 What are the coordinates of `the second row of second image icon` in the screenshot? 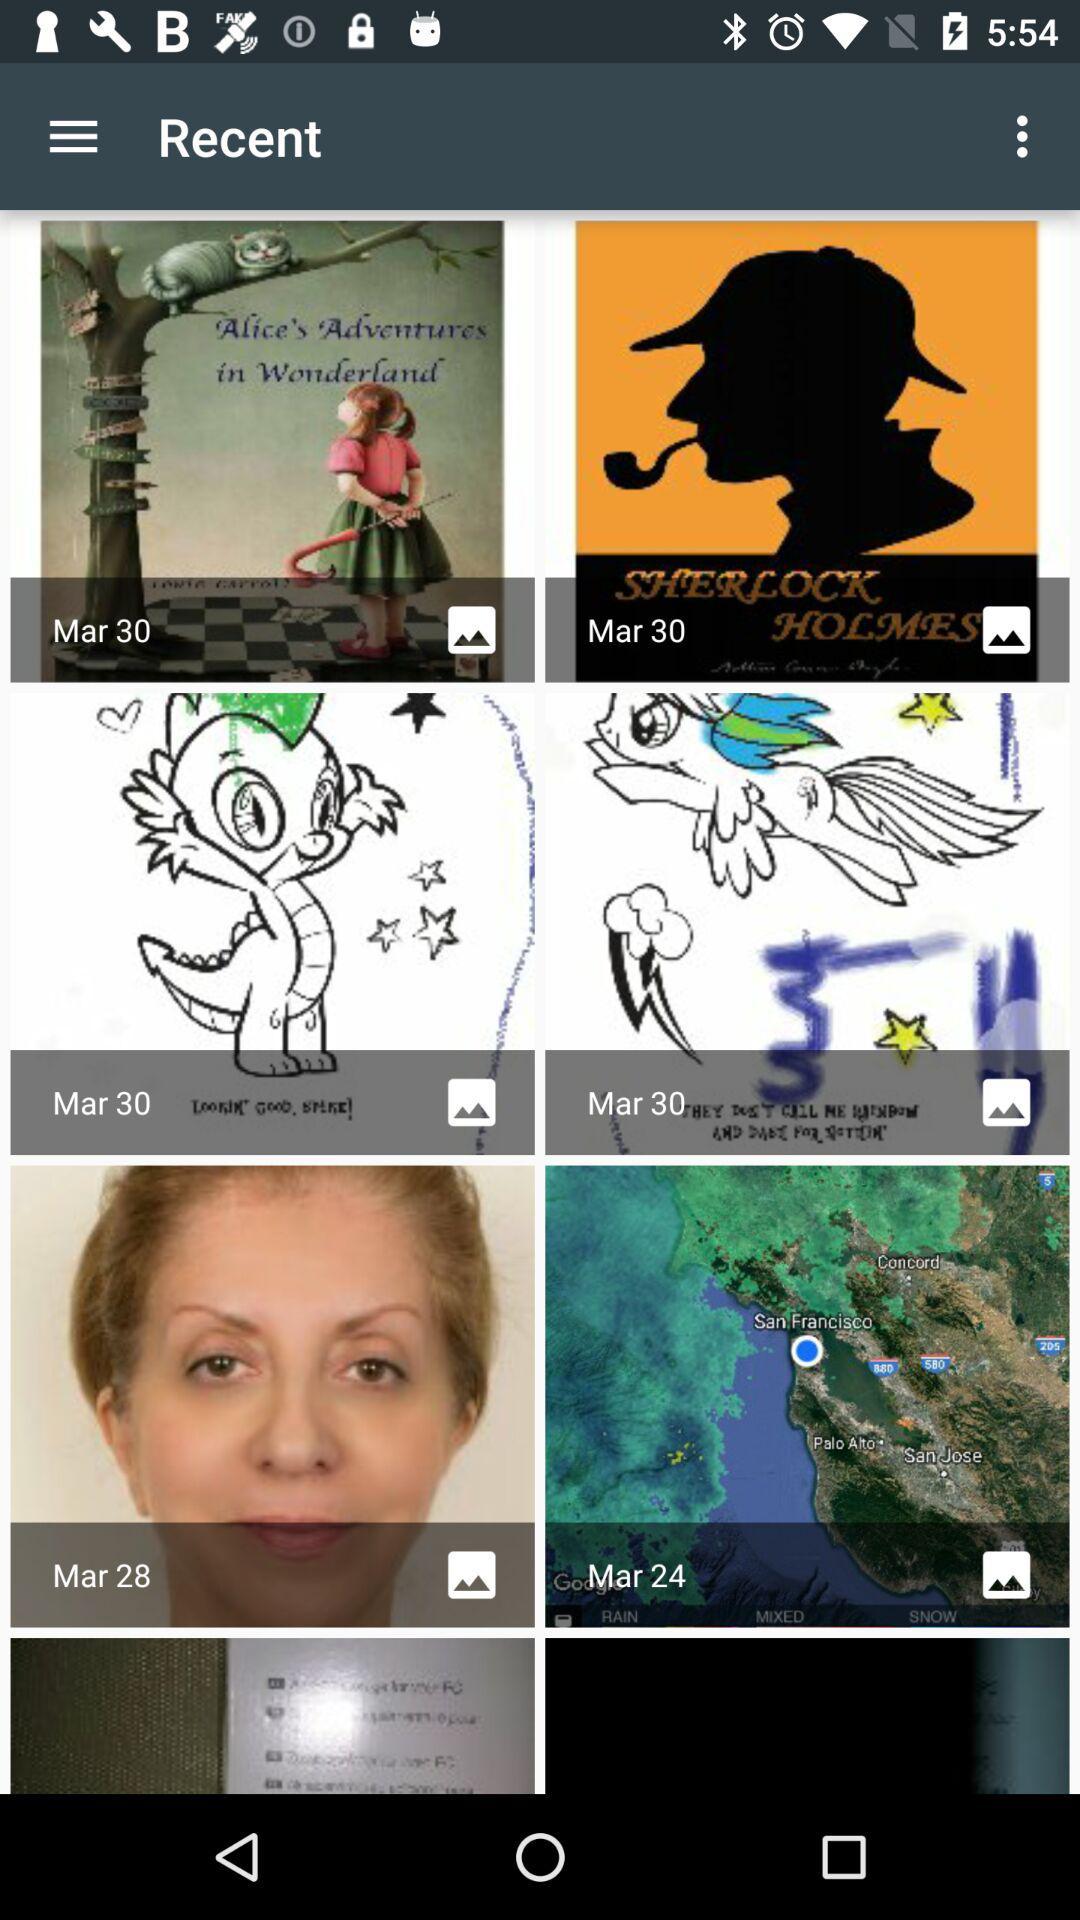 It's located at (1006, 1101).